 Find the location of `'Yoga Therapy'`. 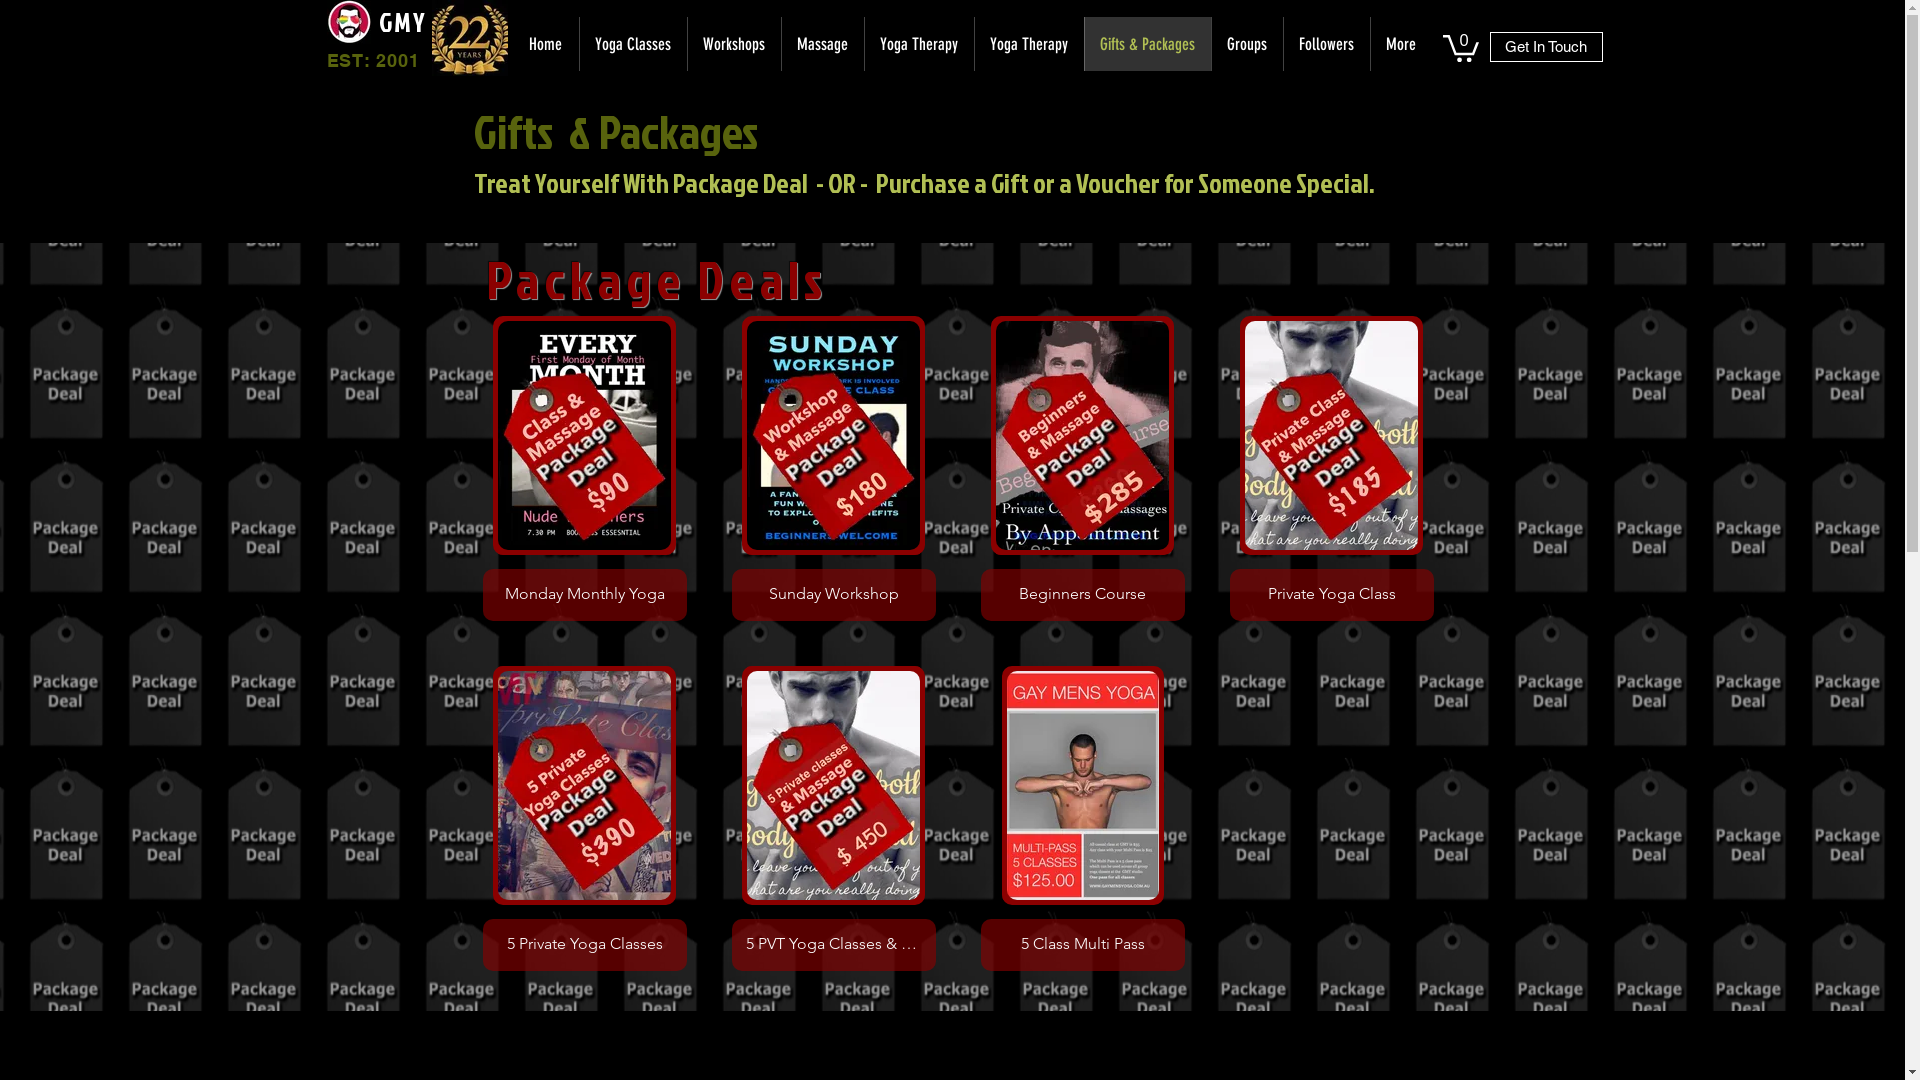

'Yoga Therapy' is located at coordinates (974, 43).